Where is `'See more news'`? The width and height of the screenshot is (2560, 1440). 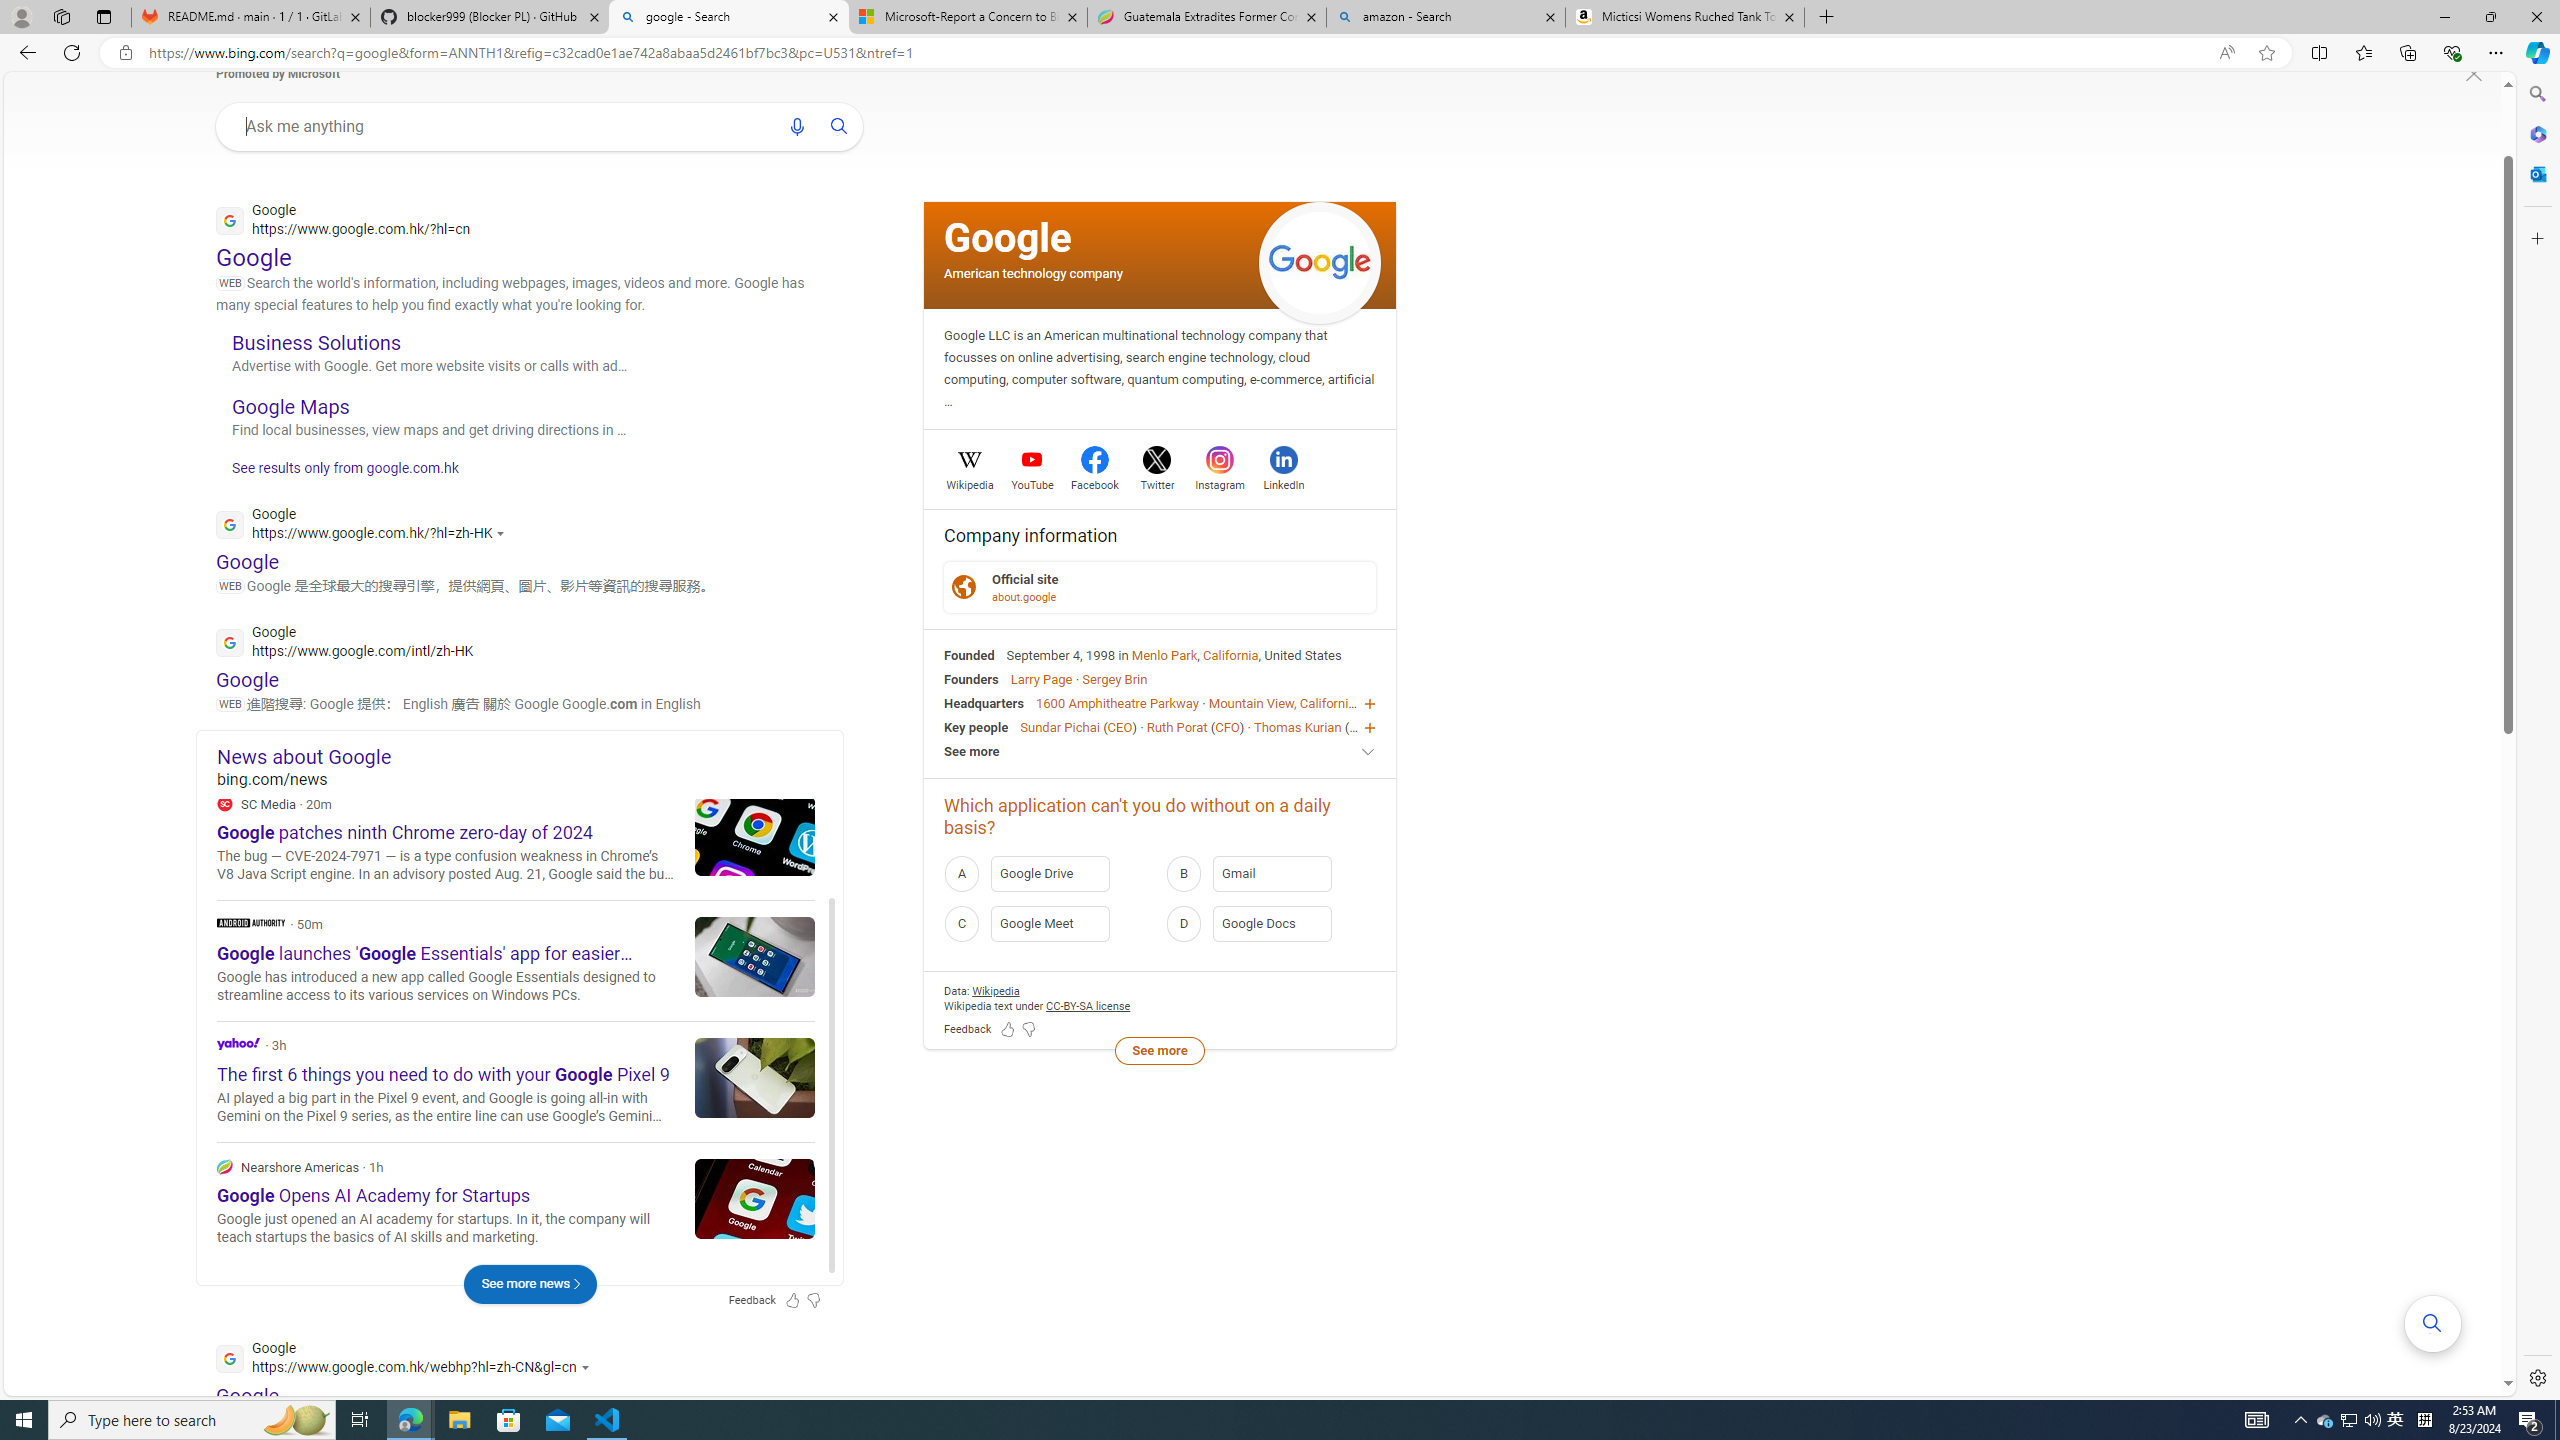
'See more news' is located at coordinates (529, 1283).